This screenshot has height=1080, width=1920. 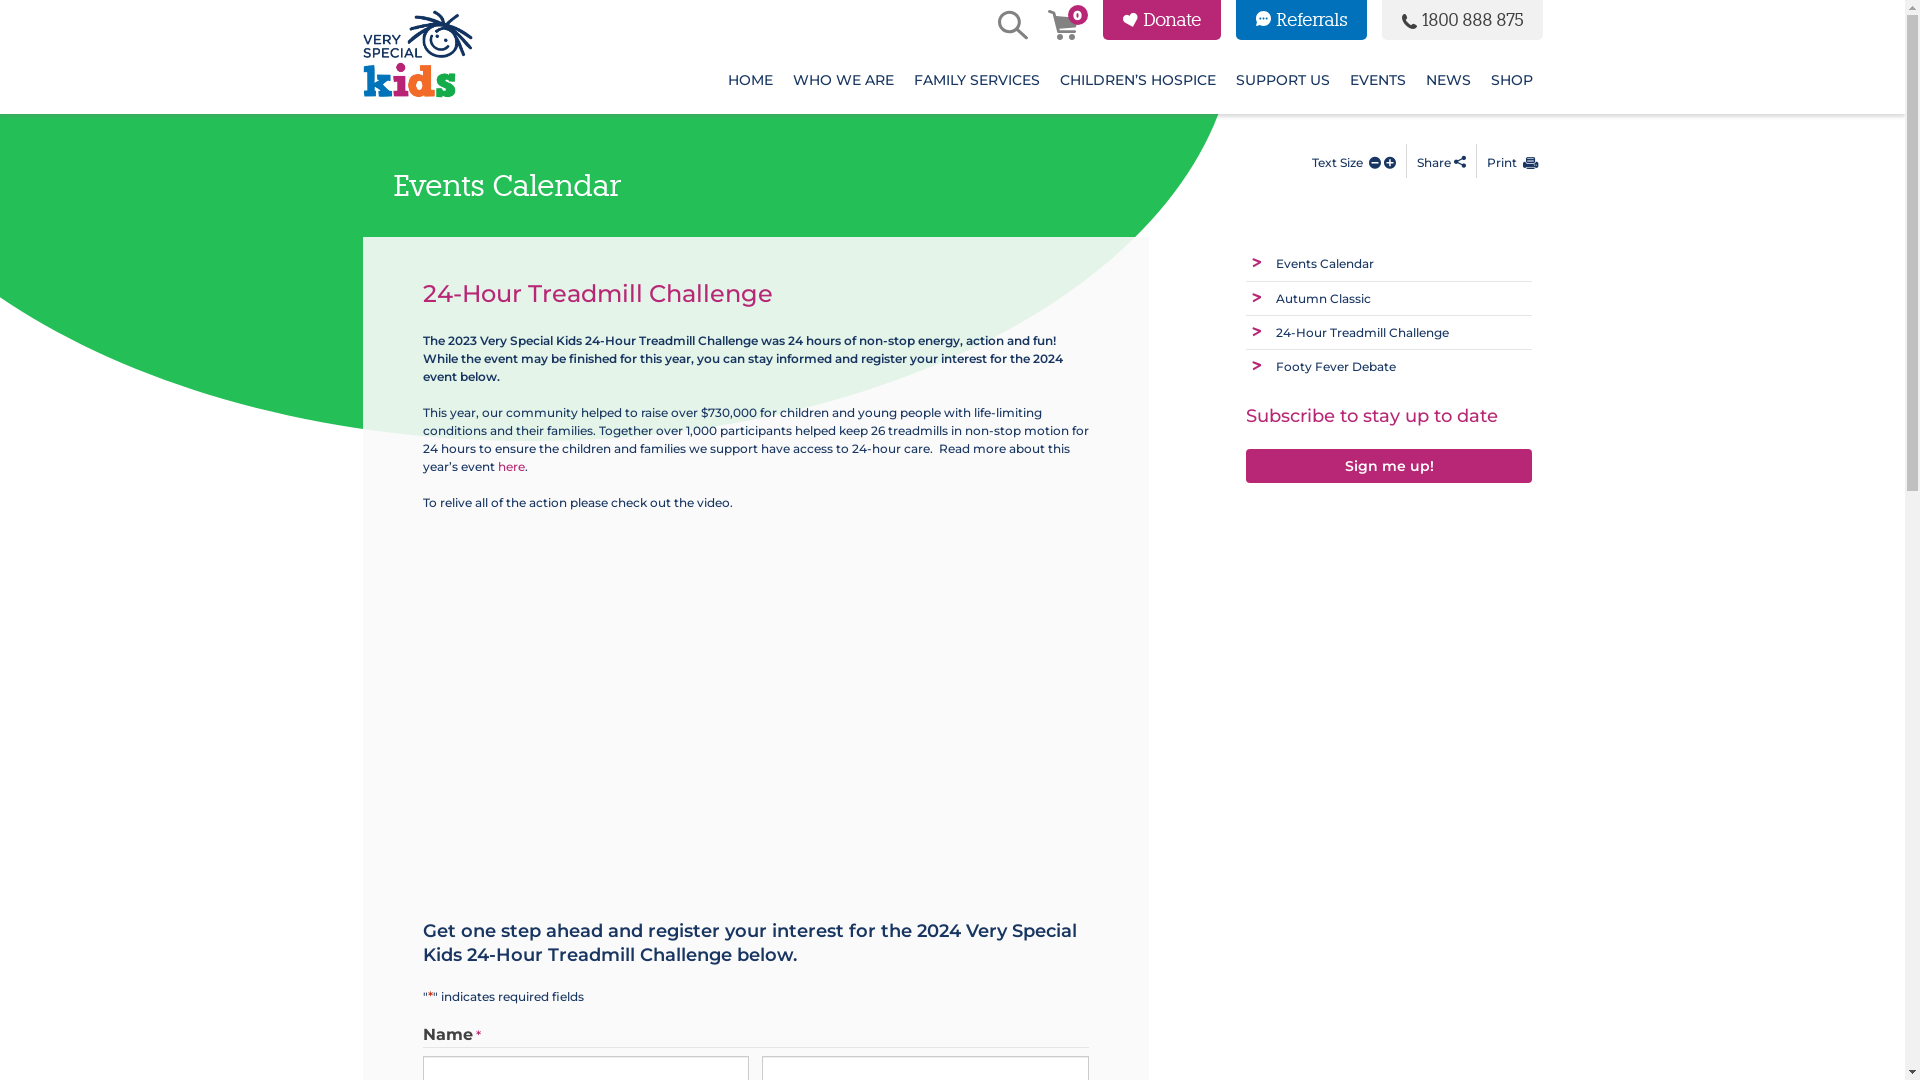 I want to click on 'Footy Fever Debate', so click(x=1335, y=366).